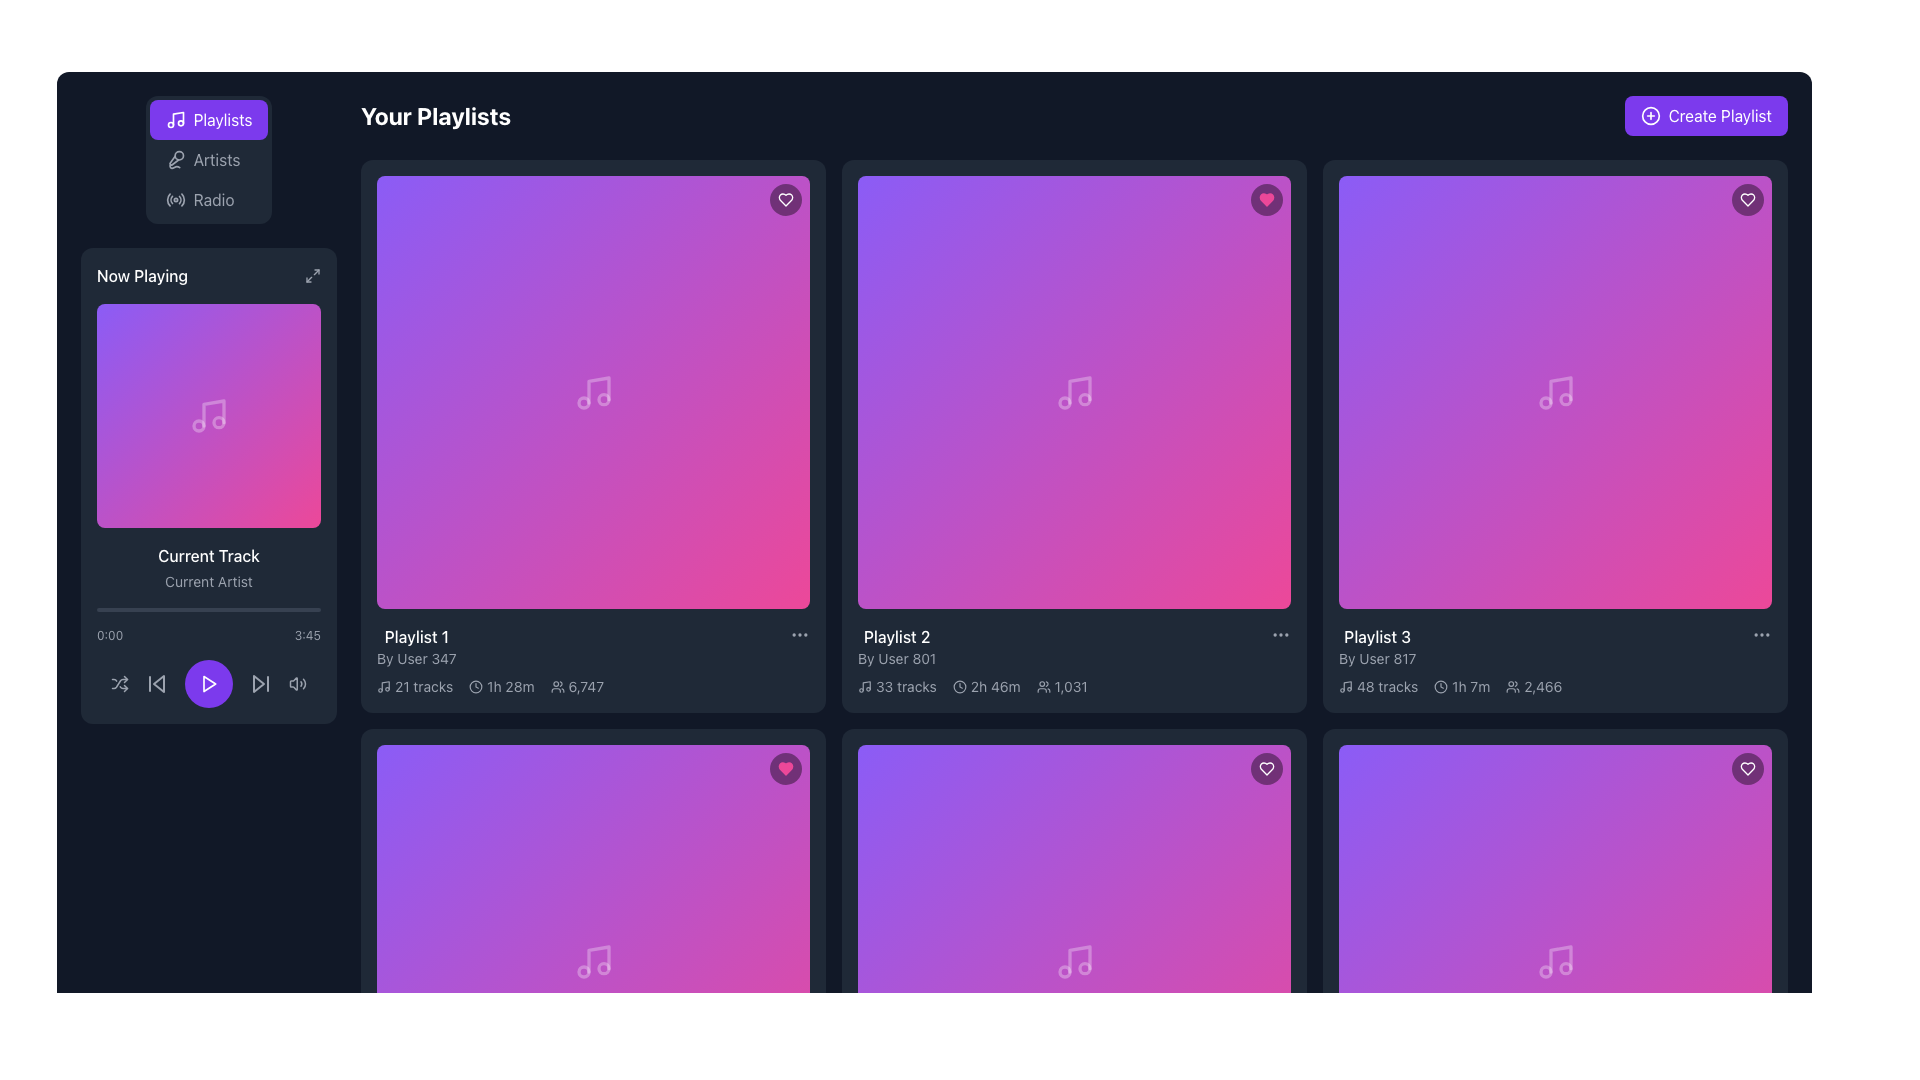 Image resolution: width=1920 pixels, height=1080 pixels. I want to click on the music icon, which is an SVG graphic with a note symbol, located to the left of the text '21 tracks' in the details section of the first playlist card, so click(384, 685).